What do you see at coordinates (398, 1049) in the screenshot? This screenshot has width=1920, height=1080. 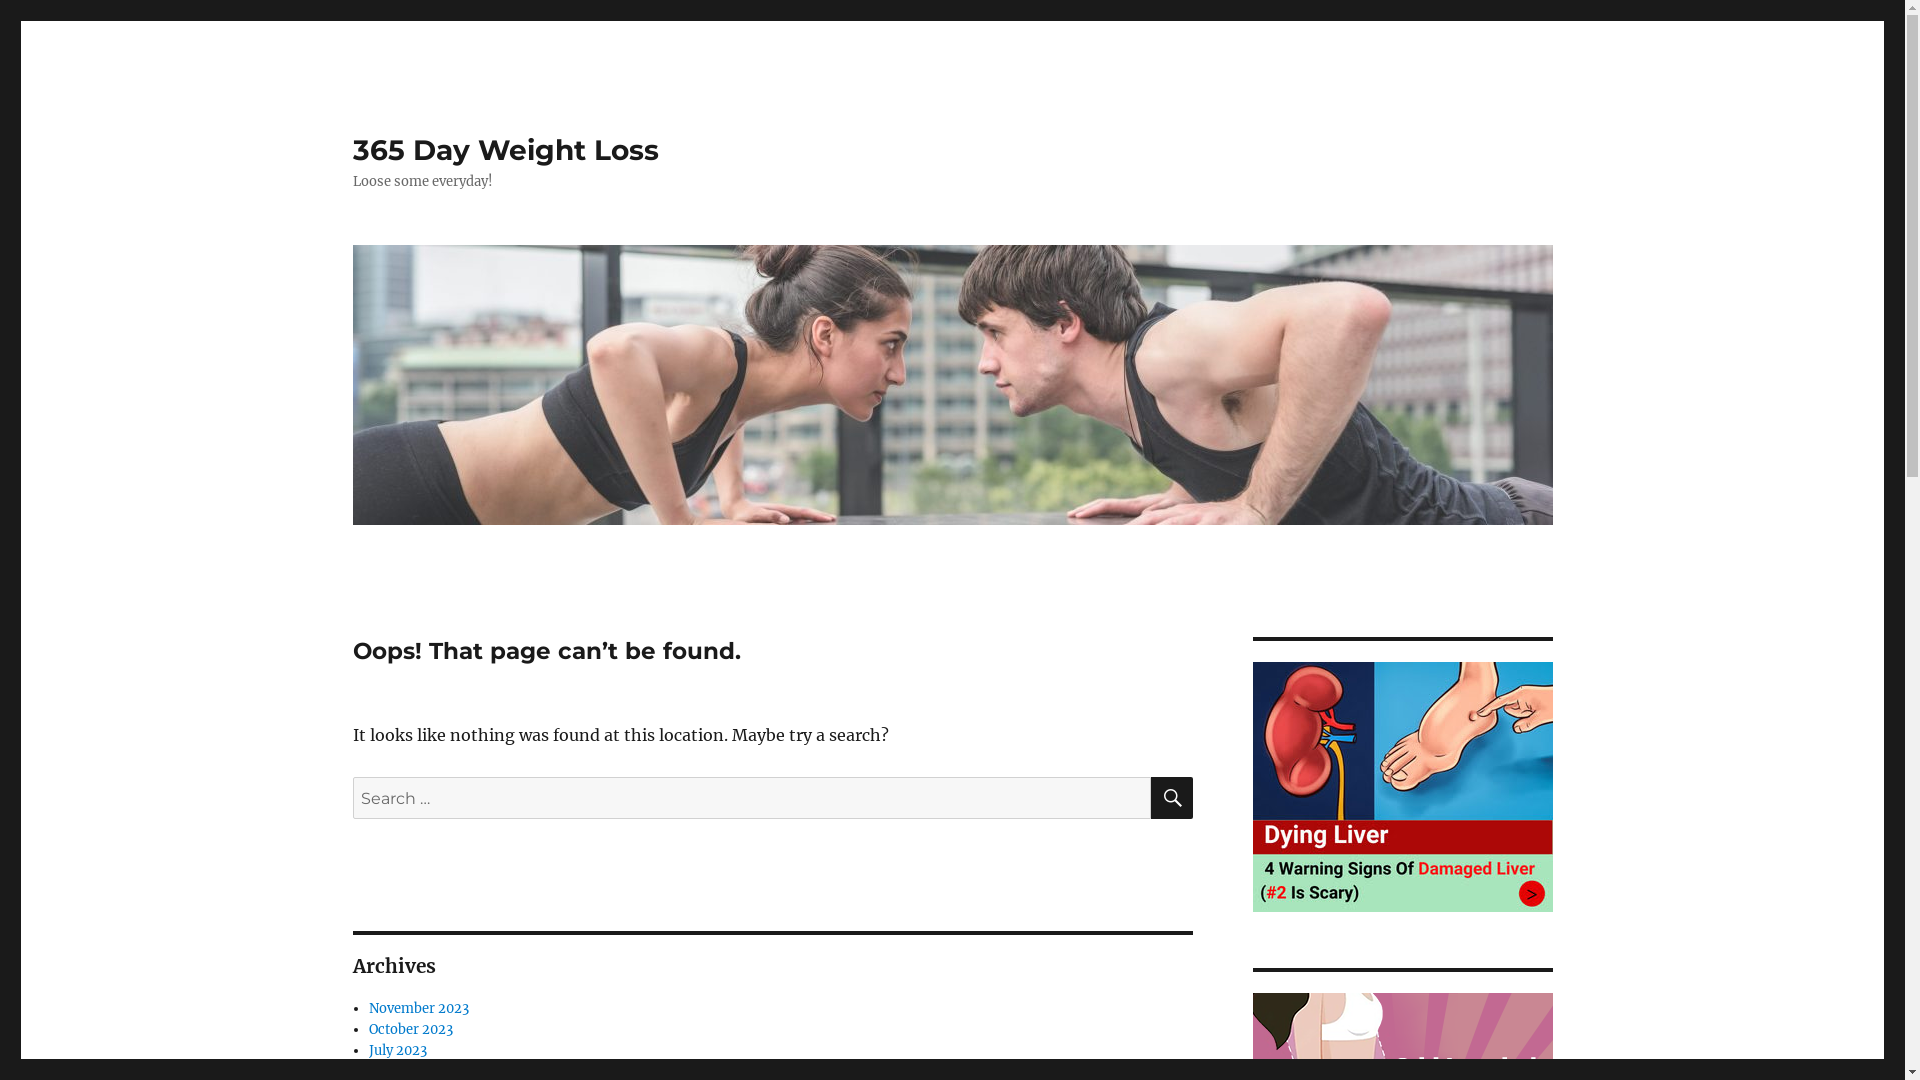 I see `'July 2023'` at bounding box center [398, 1049].